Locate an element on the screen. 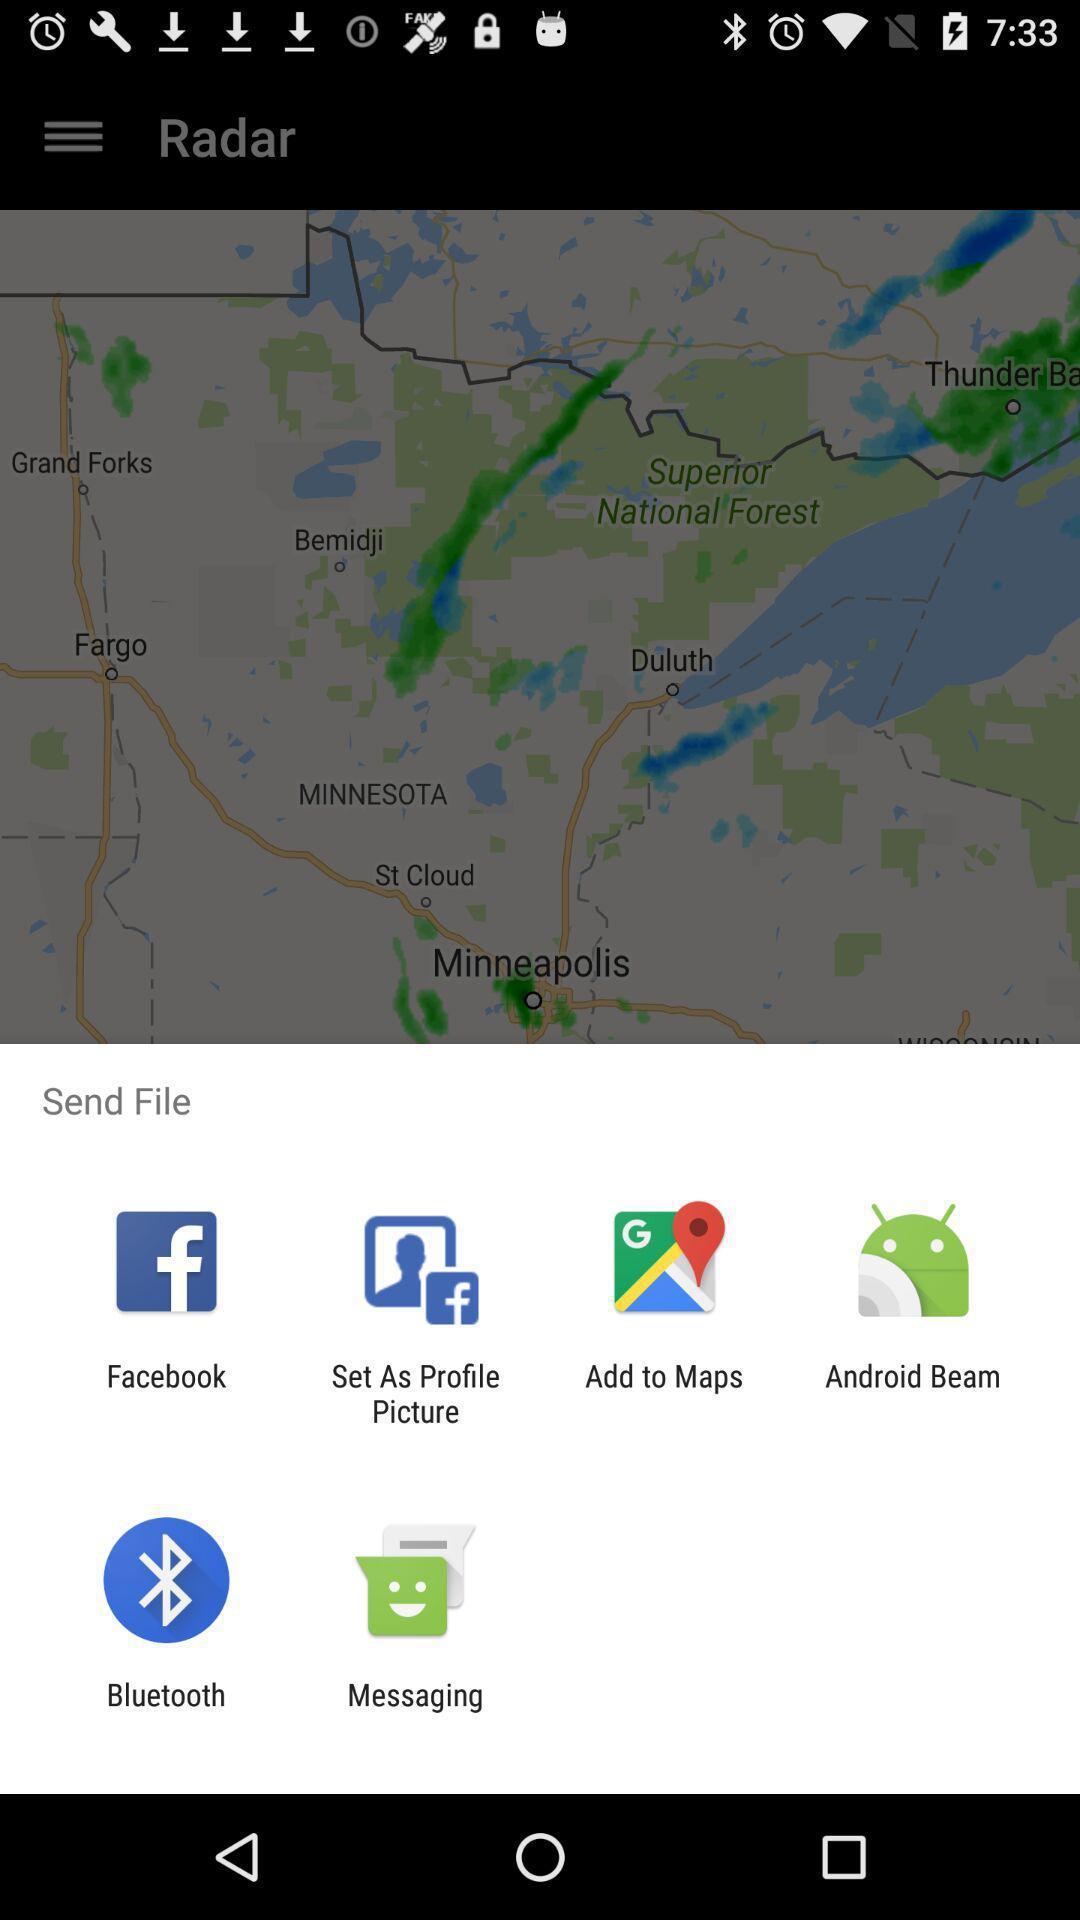 Image resolution: width=1080 pixels, height=1920 pixels. messaging is located at coordinates (414, 1711).